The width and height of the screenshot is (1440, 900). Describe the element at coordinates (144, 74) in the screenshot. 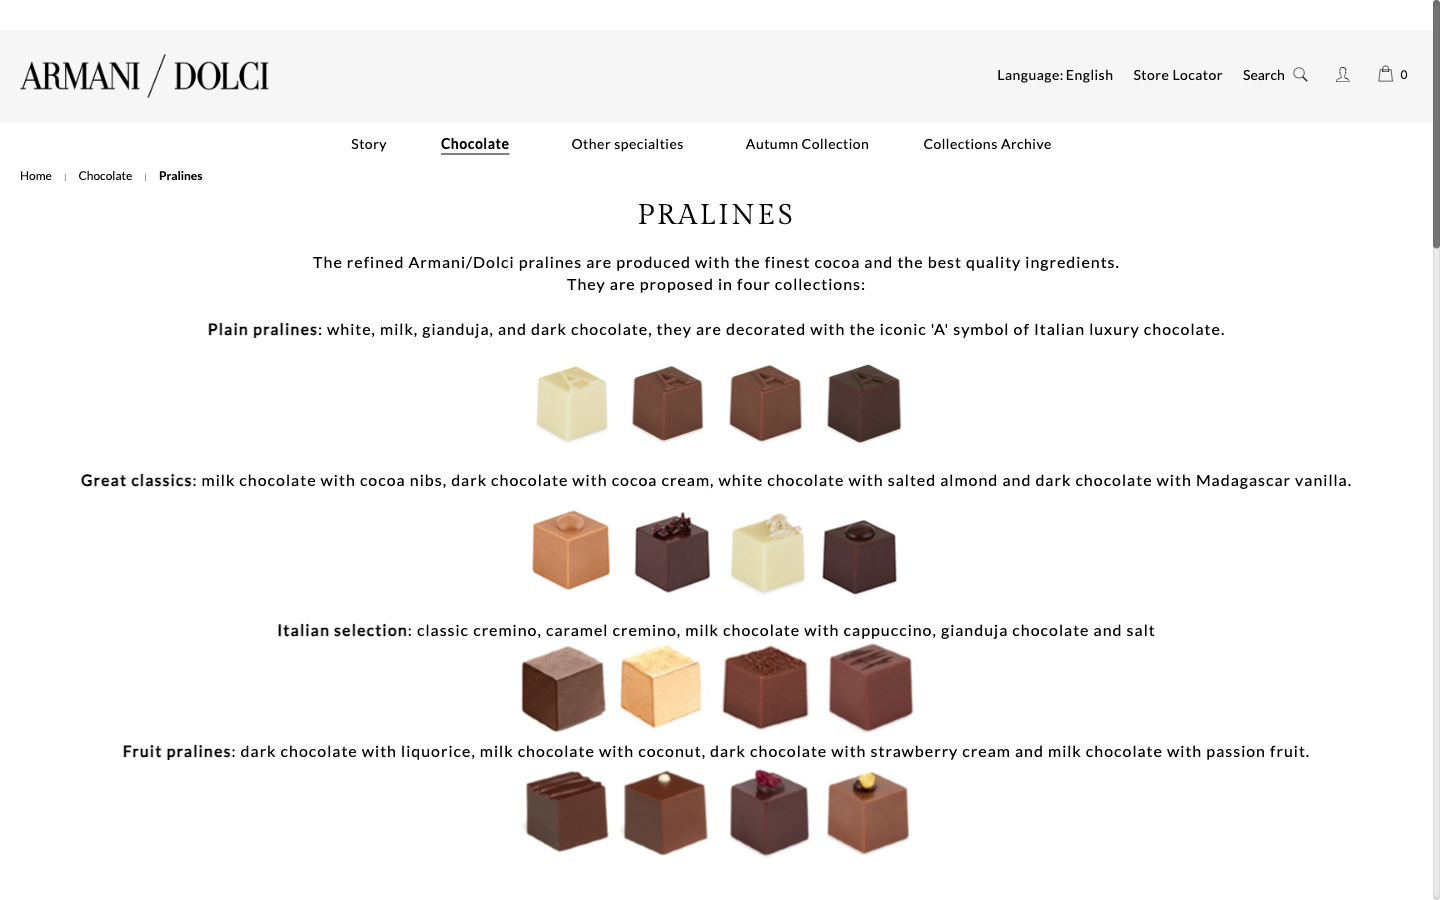

I see `Redirect to the Armani/dolci homepage by clicking on the logo in the upper left hand corner` at that location.